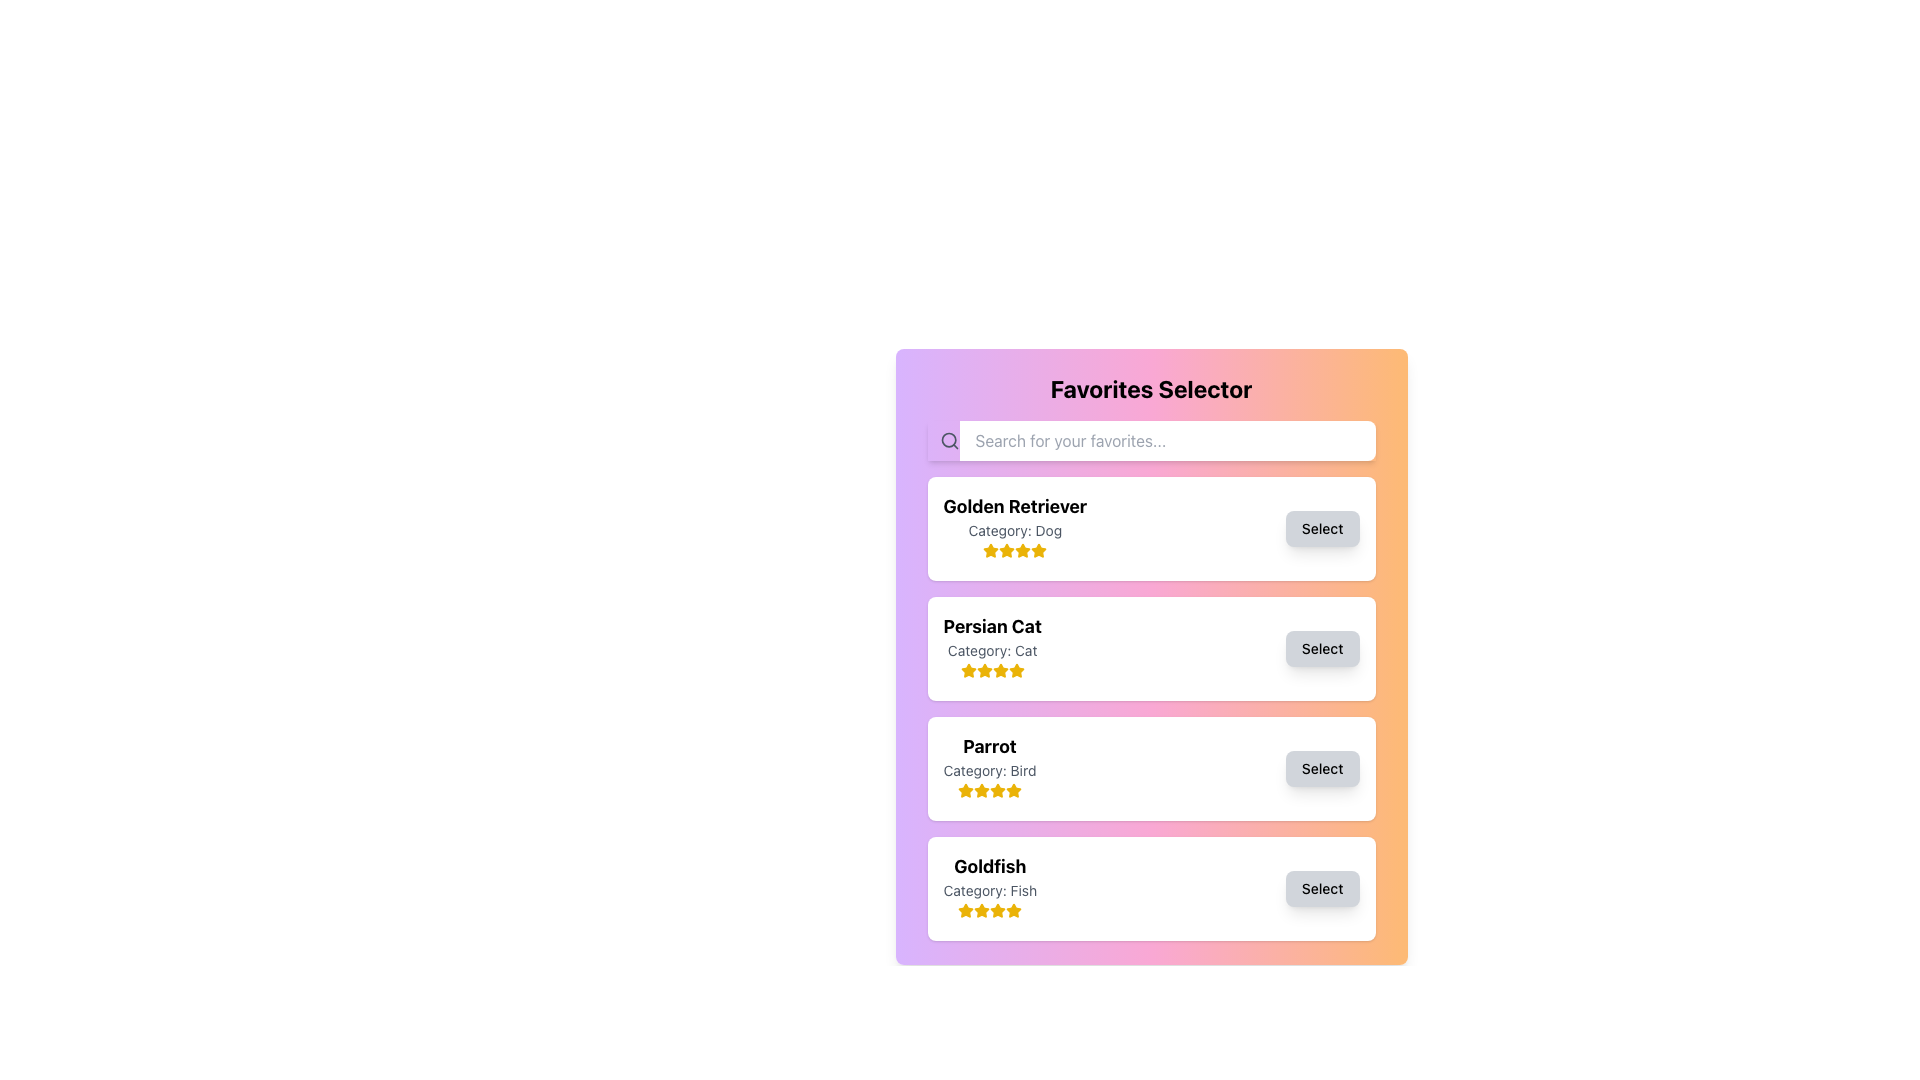  Describe the element at coordinates (1013, 789) in the screenshot. I see `the fourth star icon representing the rating for the 'Parrot' item in the list, which is located below the 'Parrot' label` at that location.